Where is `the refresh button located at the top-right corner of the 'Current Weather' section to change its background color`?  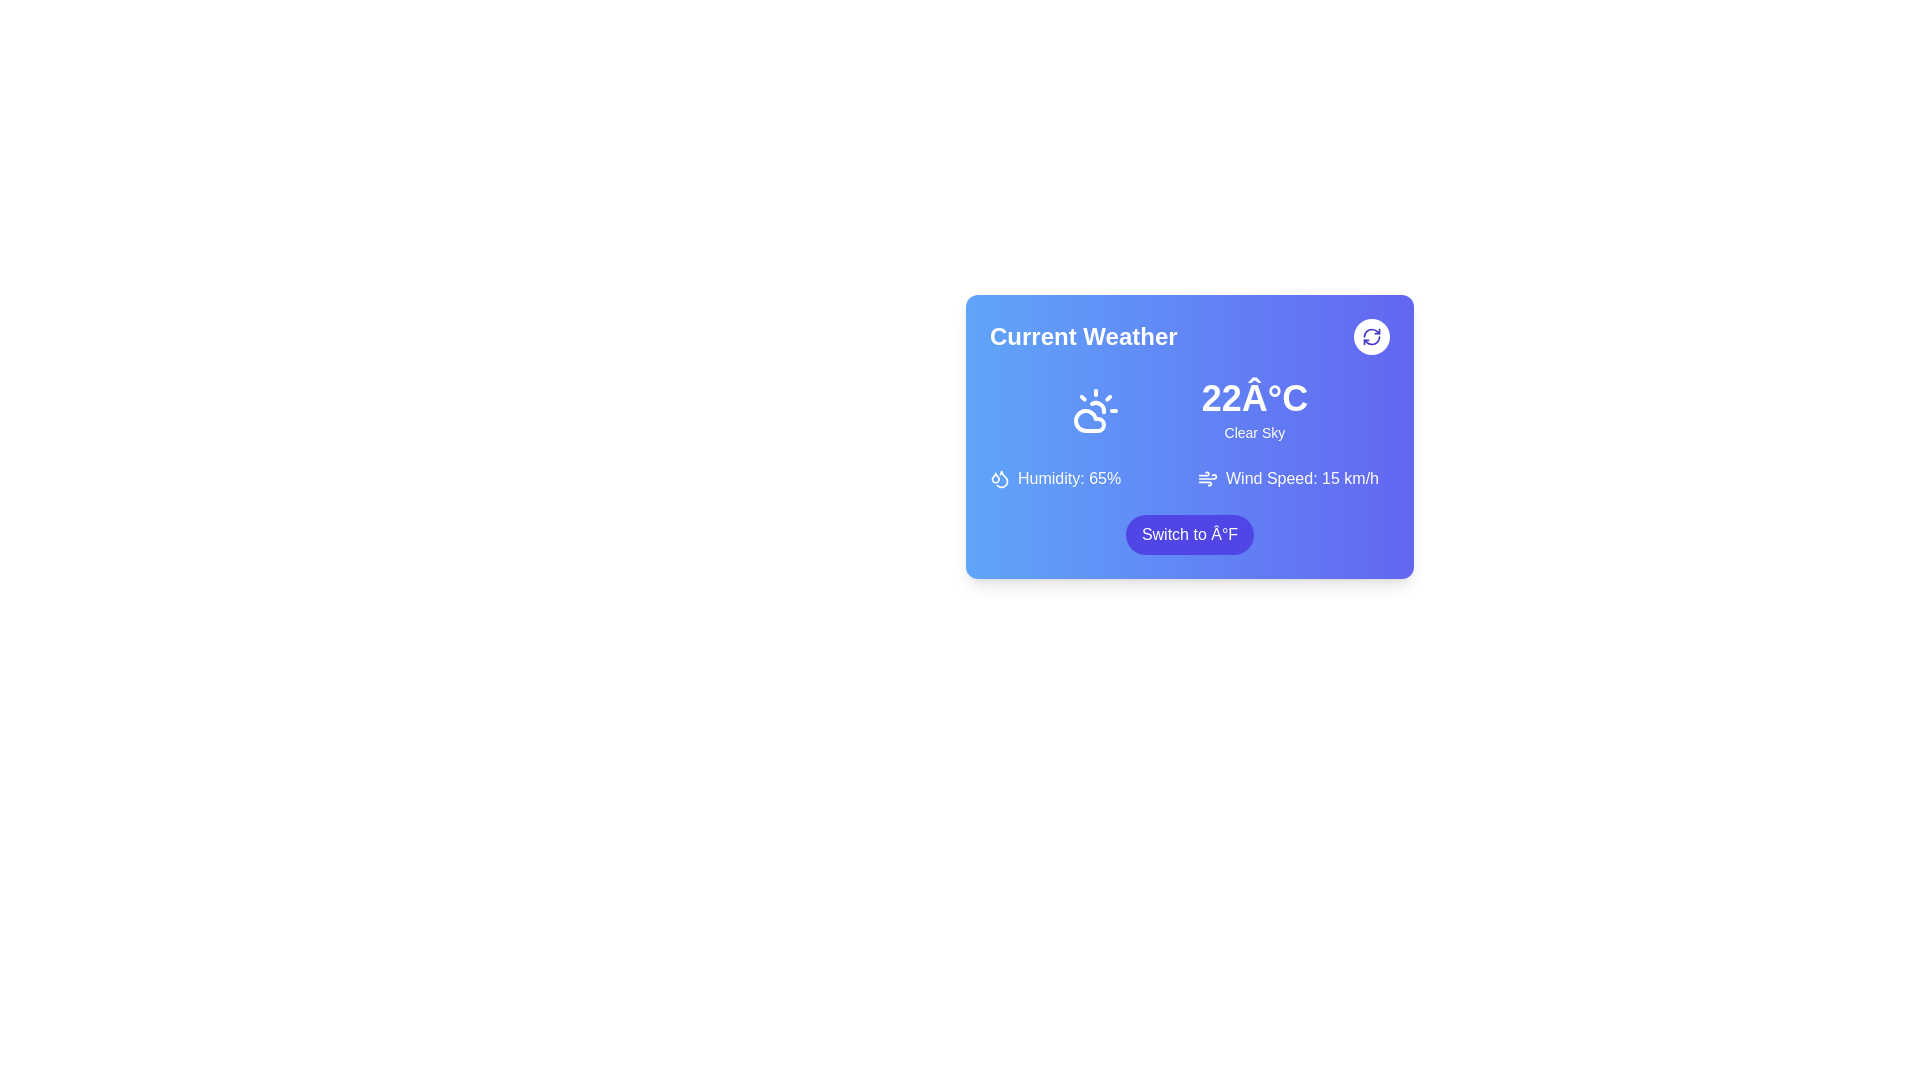
the refresh button located at the top-right corner of the 'Current Weather' section to change its background color is located at coordinates (1371, 335).